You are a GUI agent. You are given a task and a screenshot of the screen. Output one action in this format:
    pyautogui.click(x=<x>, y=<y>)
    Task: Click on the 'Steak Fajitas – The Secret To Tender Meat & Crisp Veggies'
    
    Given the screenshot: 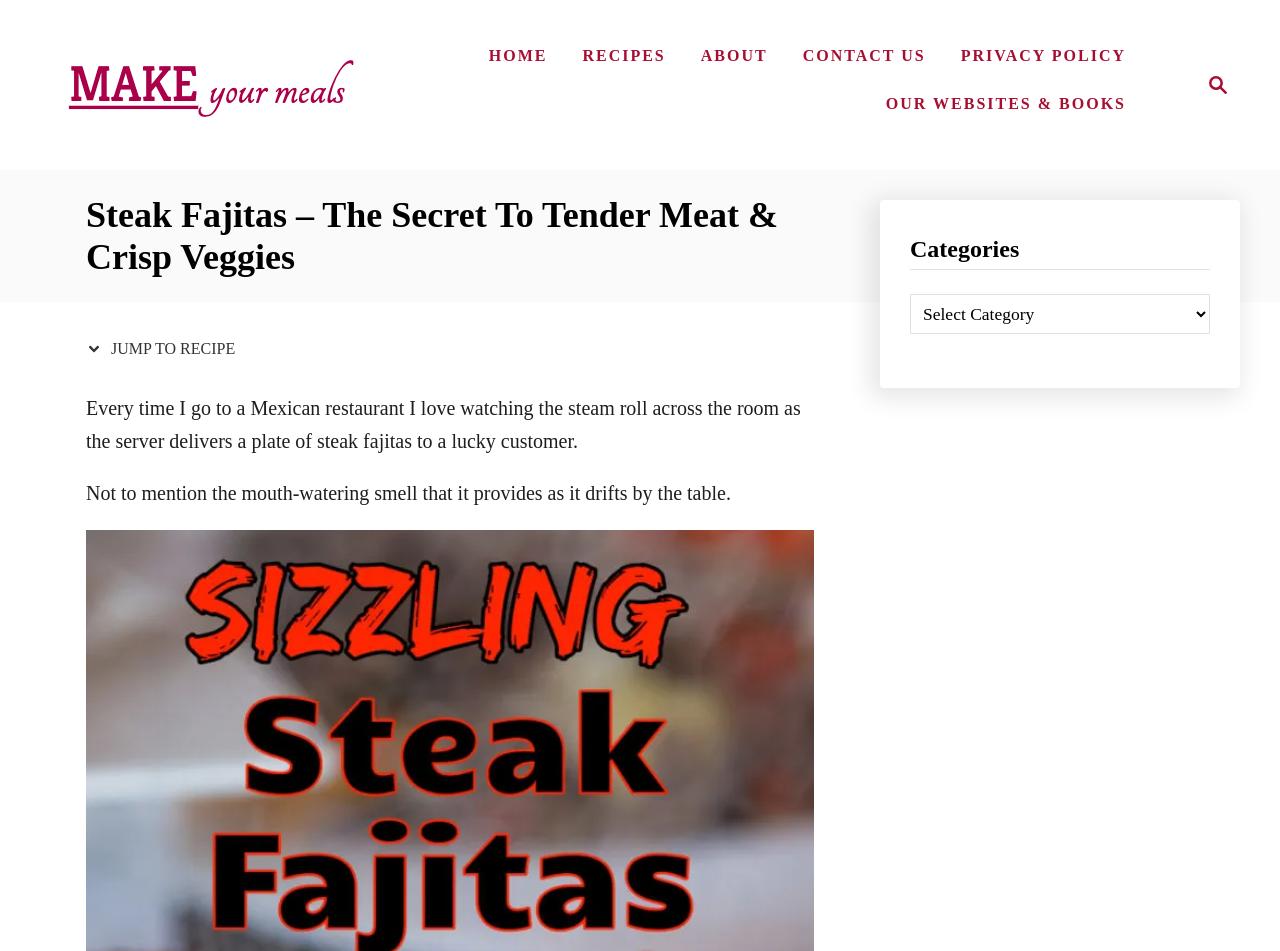 What is the action you would take?
    pyautogui.click(x=431, y=236)
    